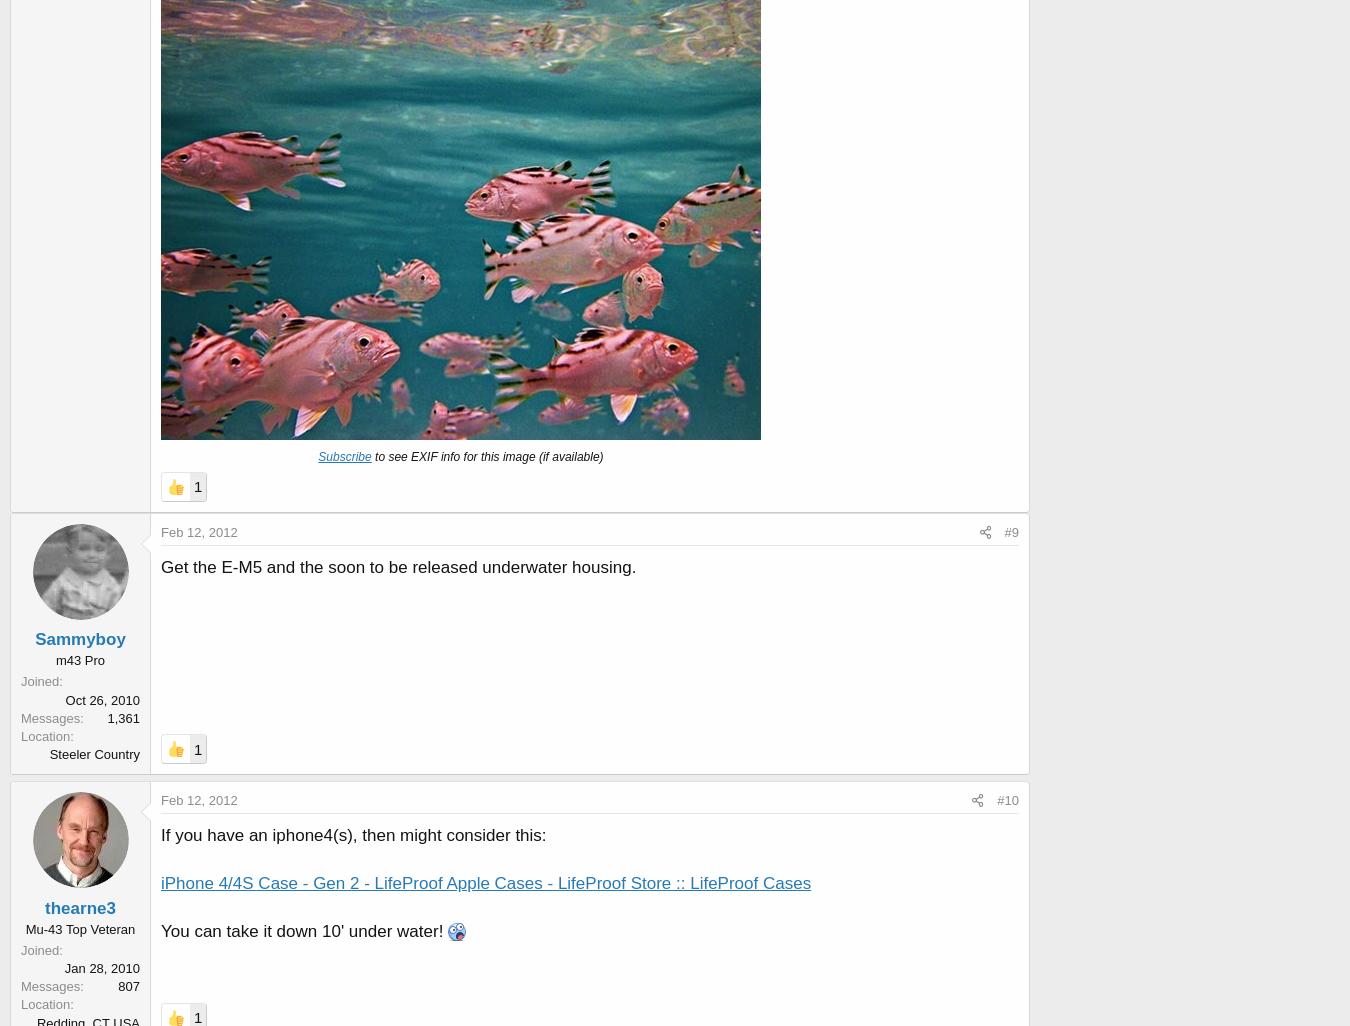  What do you see at coordinates (79, 906) in the screenshot?
I see `'thearne3'` at bounding box center [79, 906].